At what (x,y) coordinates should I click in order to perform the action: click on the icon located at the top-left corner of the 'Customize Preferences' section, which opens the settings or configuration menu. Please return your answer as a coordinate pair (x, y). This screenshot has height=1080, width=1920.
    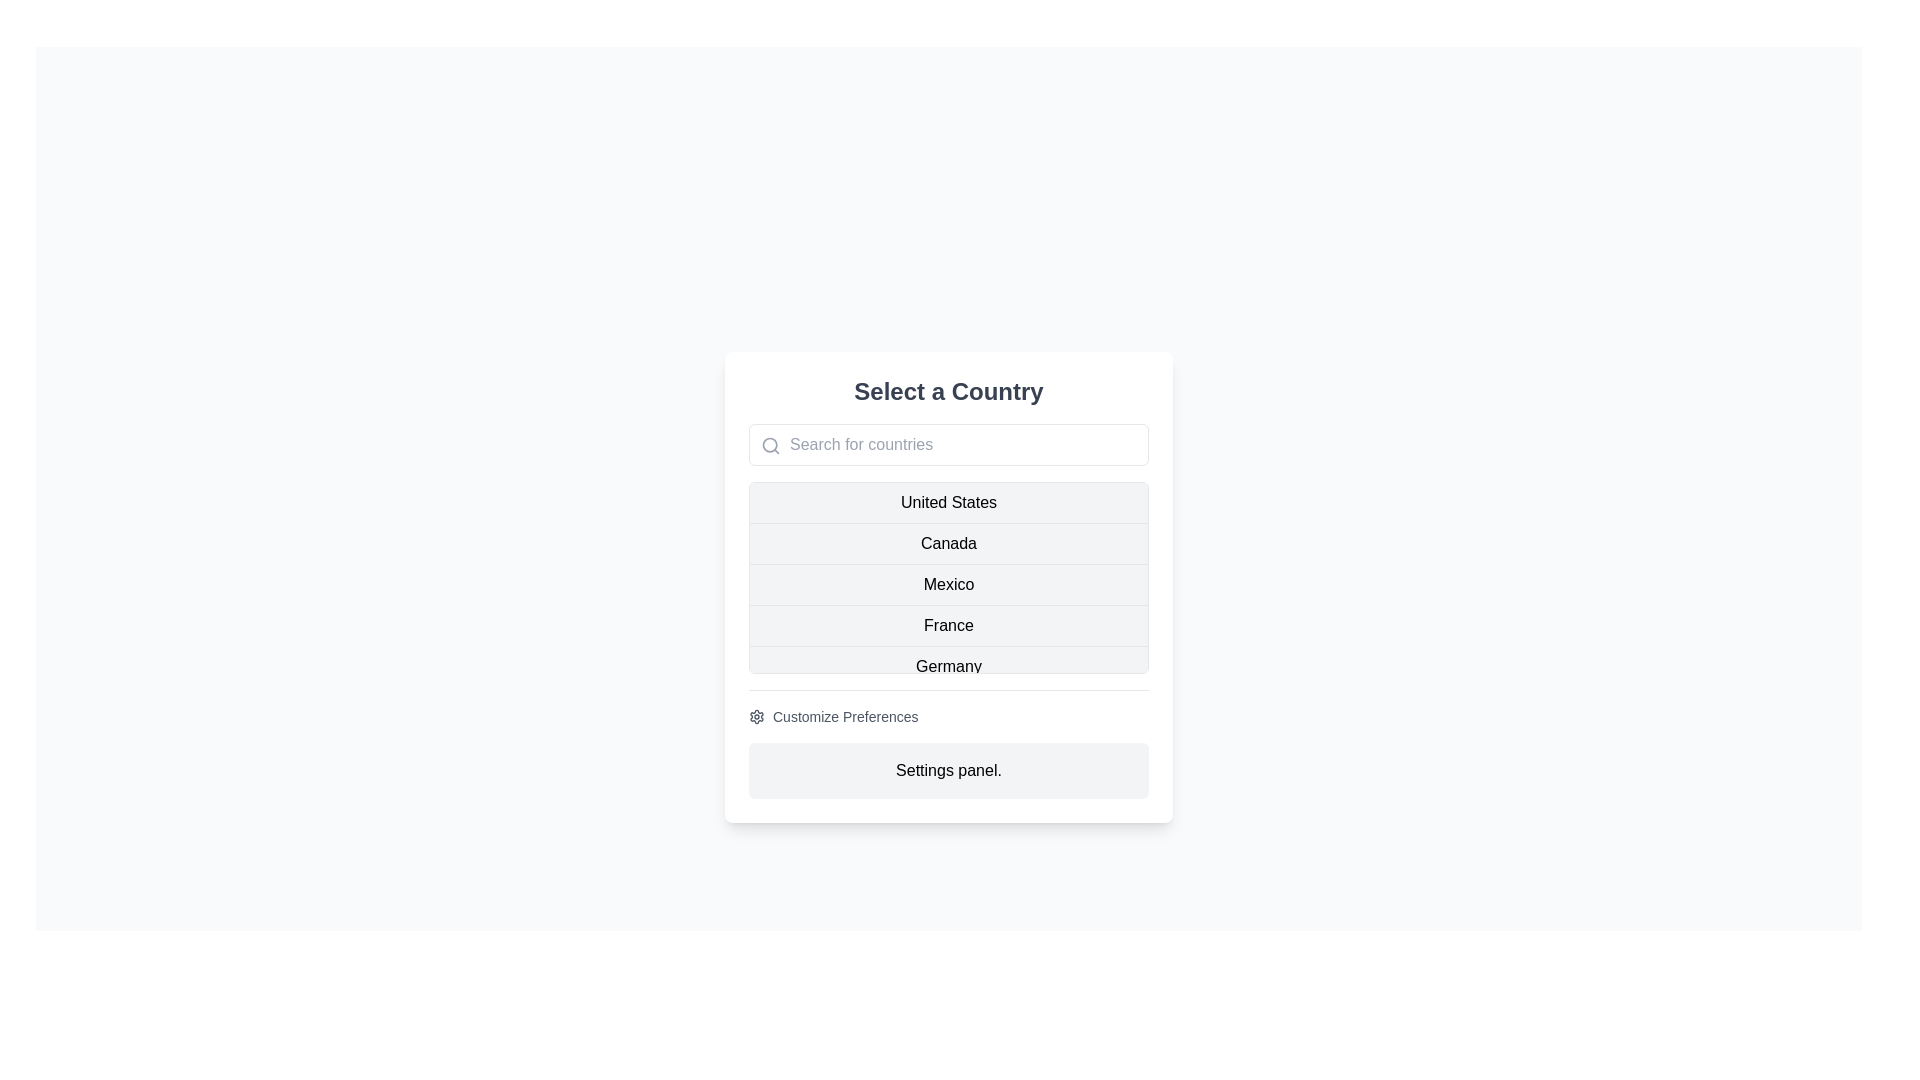
    Looking at the image, I should click on (756, 715).